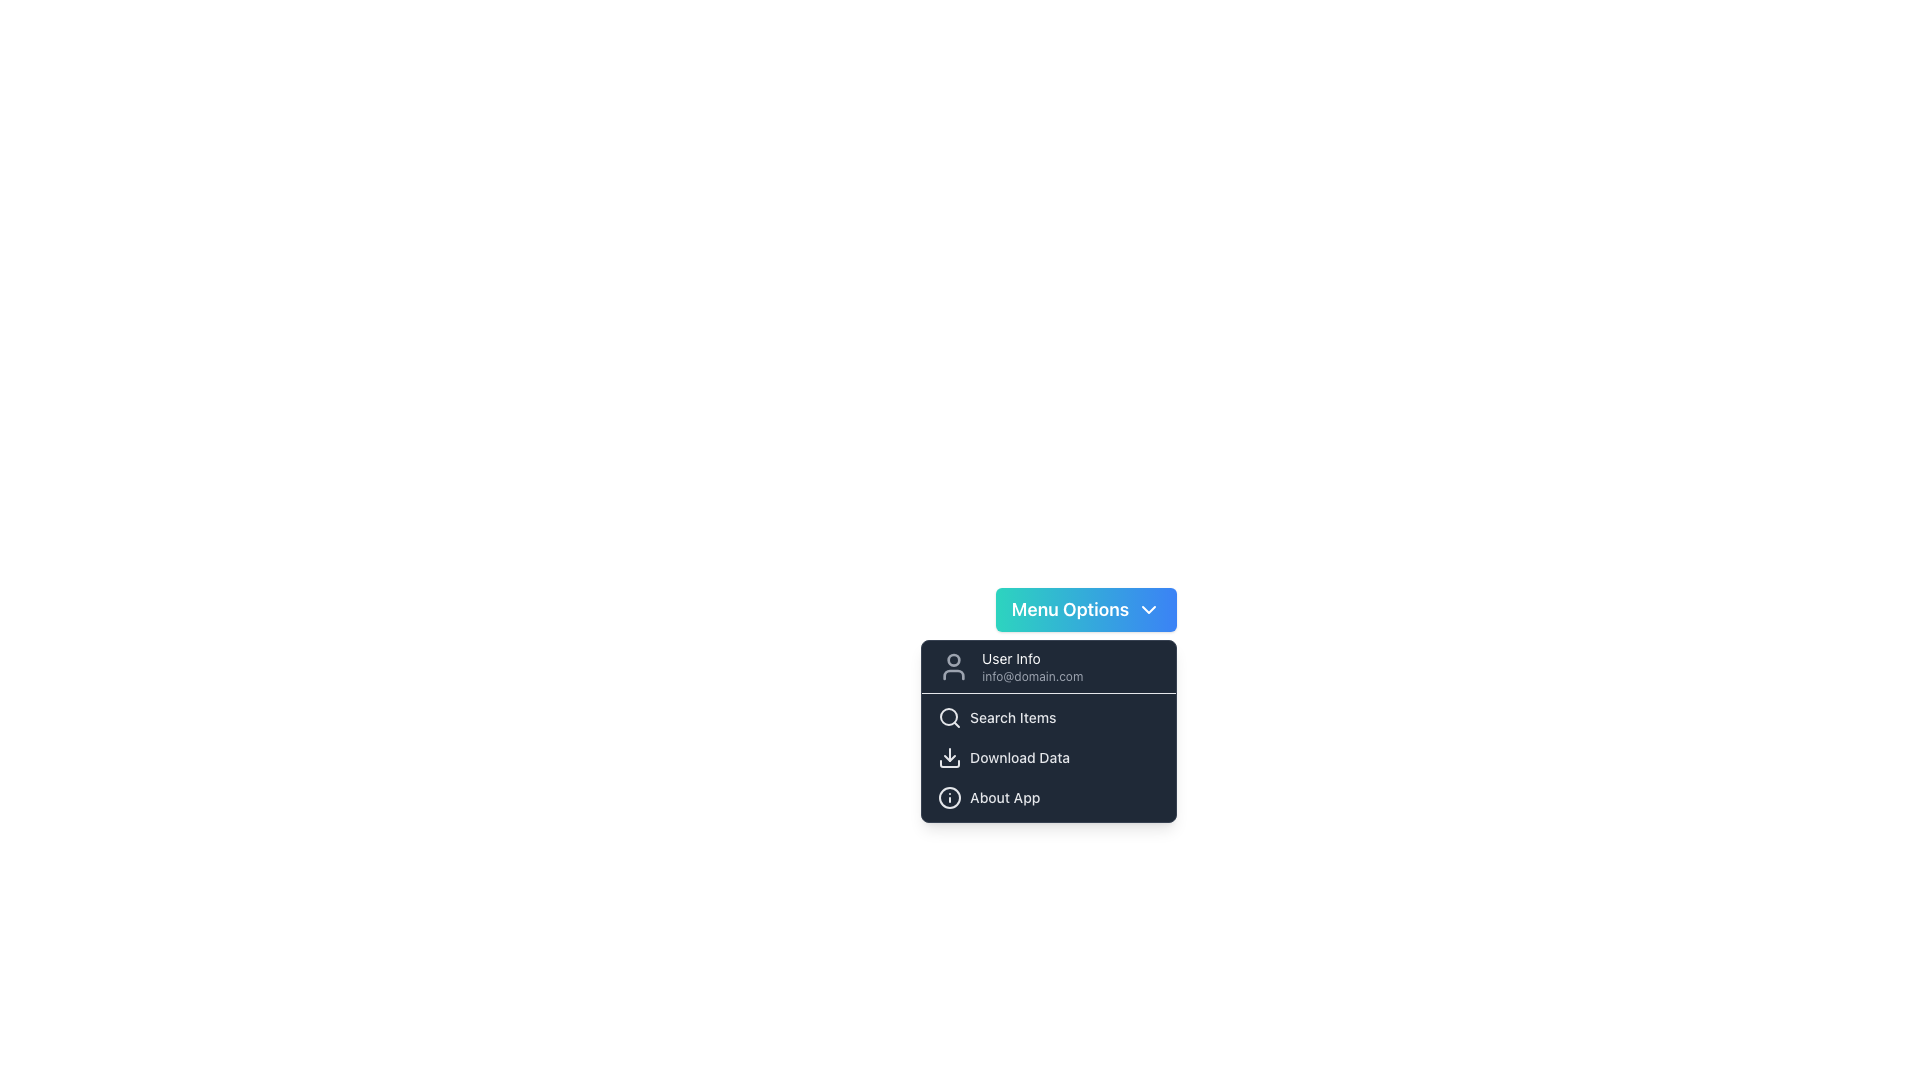 The image size is (1920, 1080). Describe the element at coordinates (1048, 731) in the screenshot. I see `an option in the dropdown menu with a dark gray background located below the 'Menu Options' button` at that location.